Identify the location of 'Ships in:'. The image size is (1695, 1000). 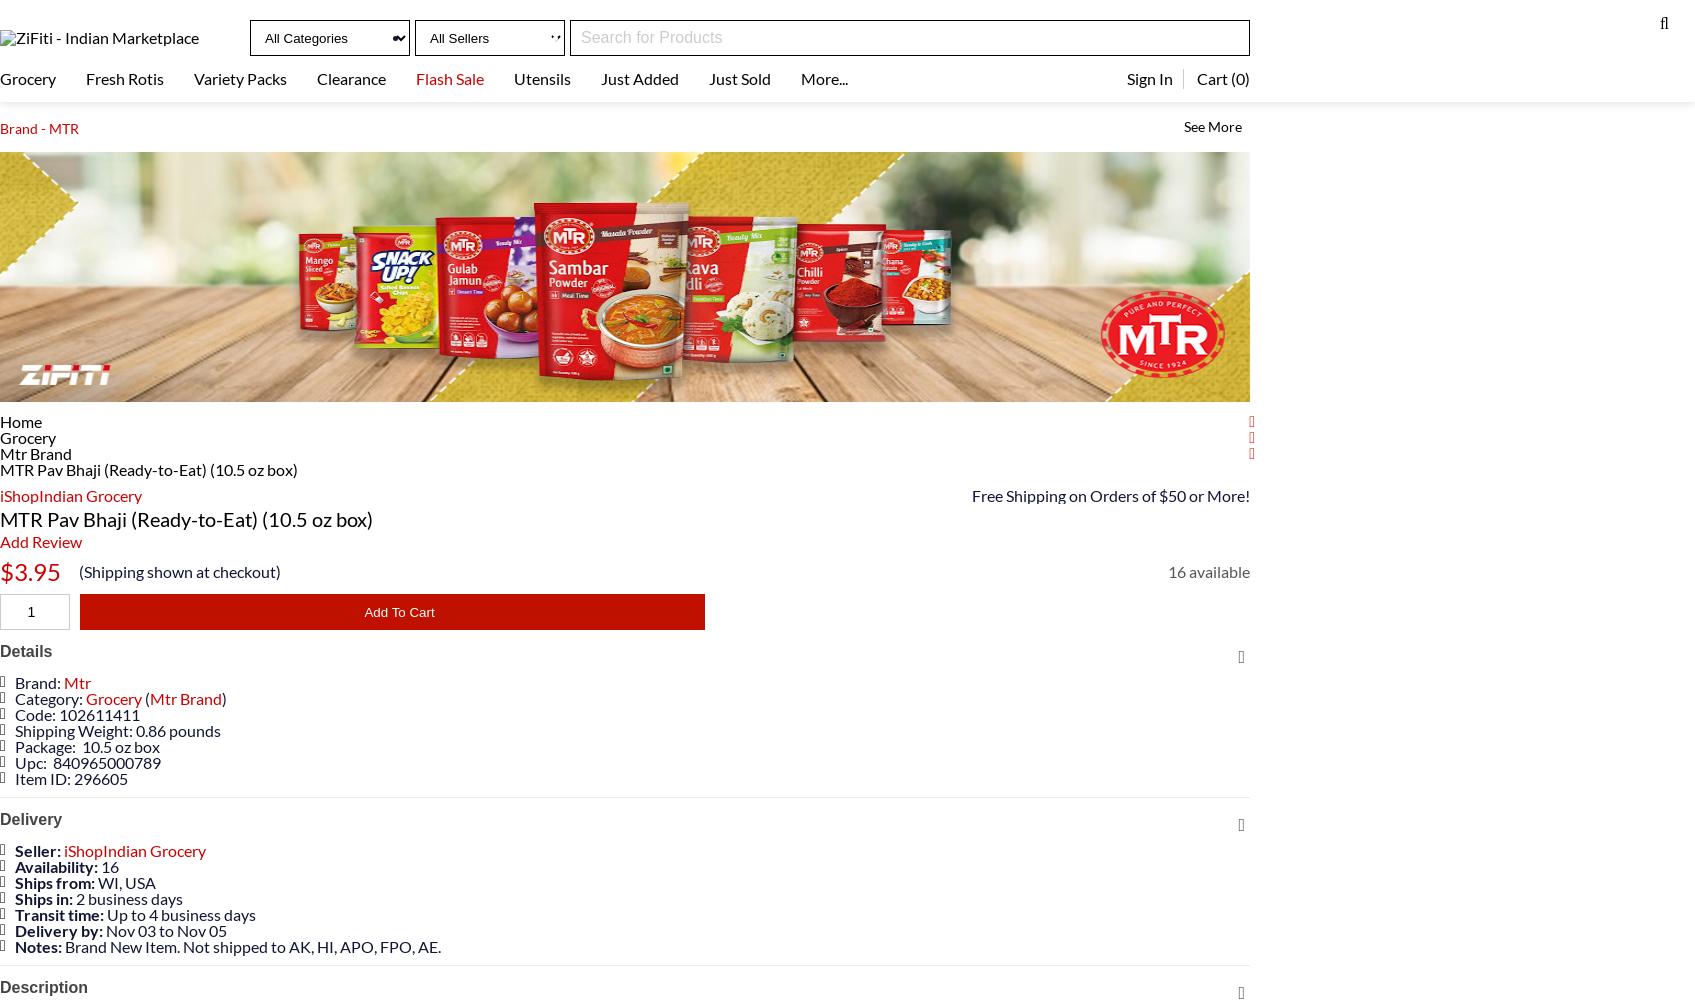
(44, 898).